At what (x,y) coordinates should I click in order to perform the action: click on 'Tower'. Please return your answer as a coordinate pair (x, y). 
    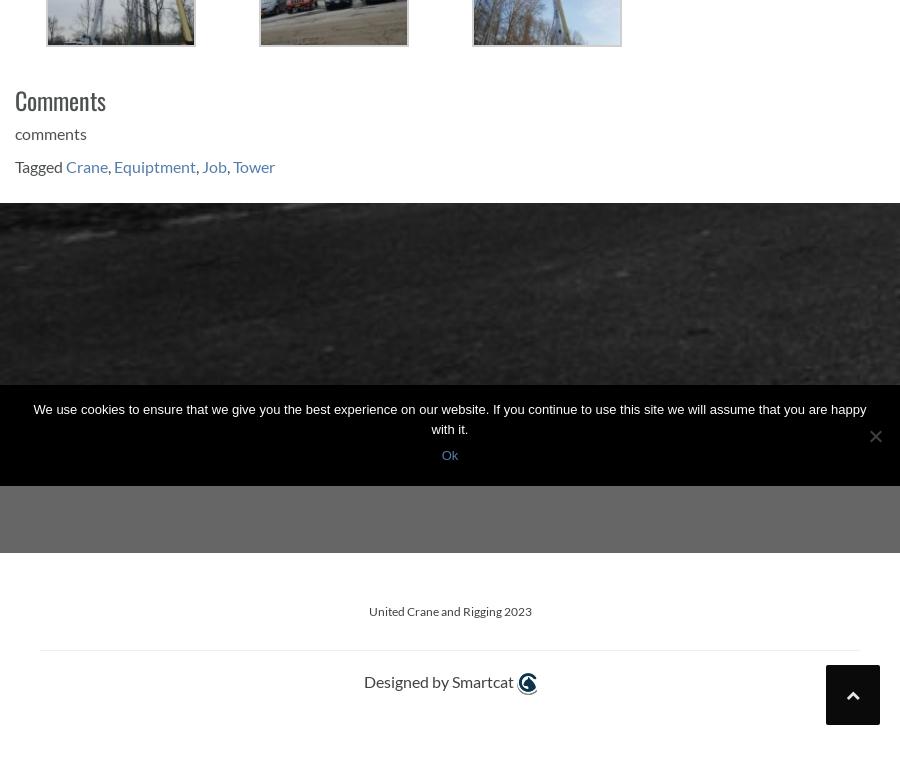
    Looking at the image, I should click on (252, 164).